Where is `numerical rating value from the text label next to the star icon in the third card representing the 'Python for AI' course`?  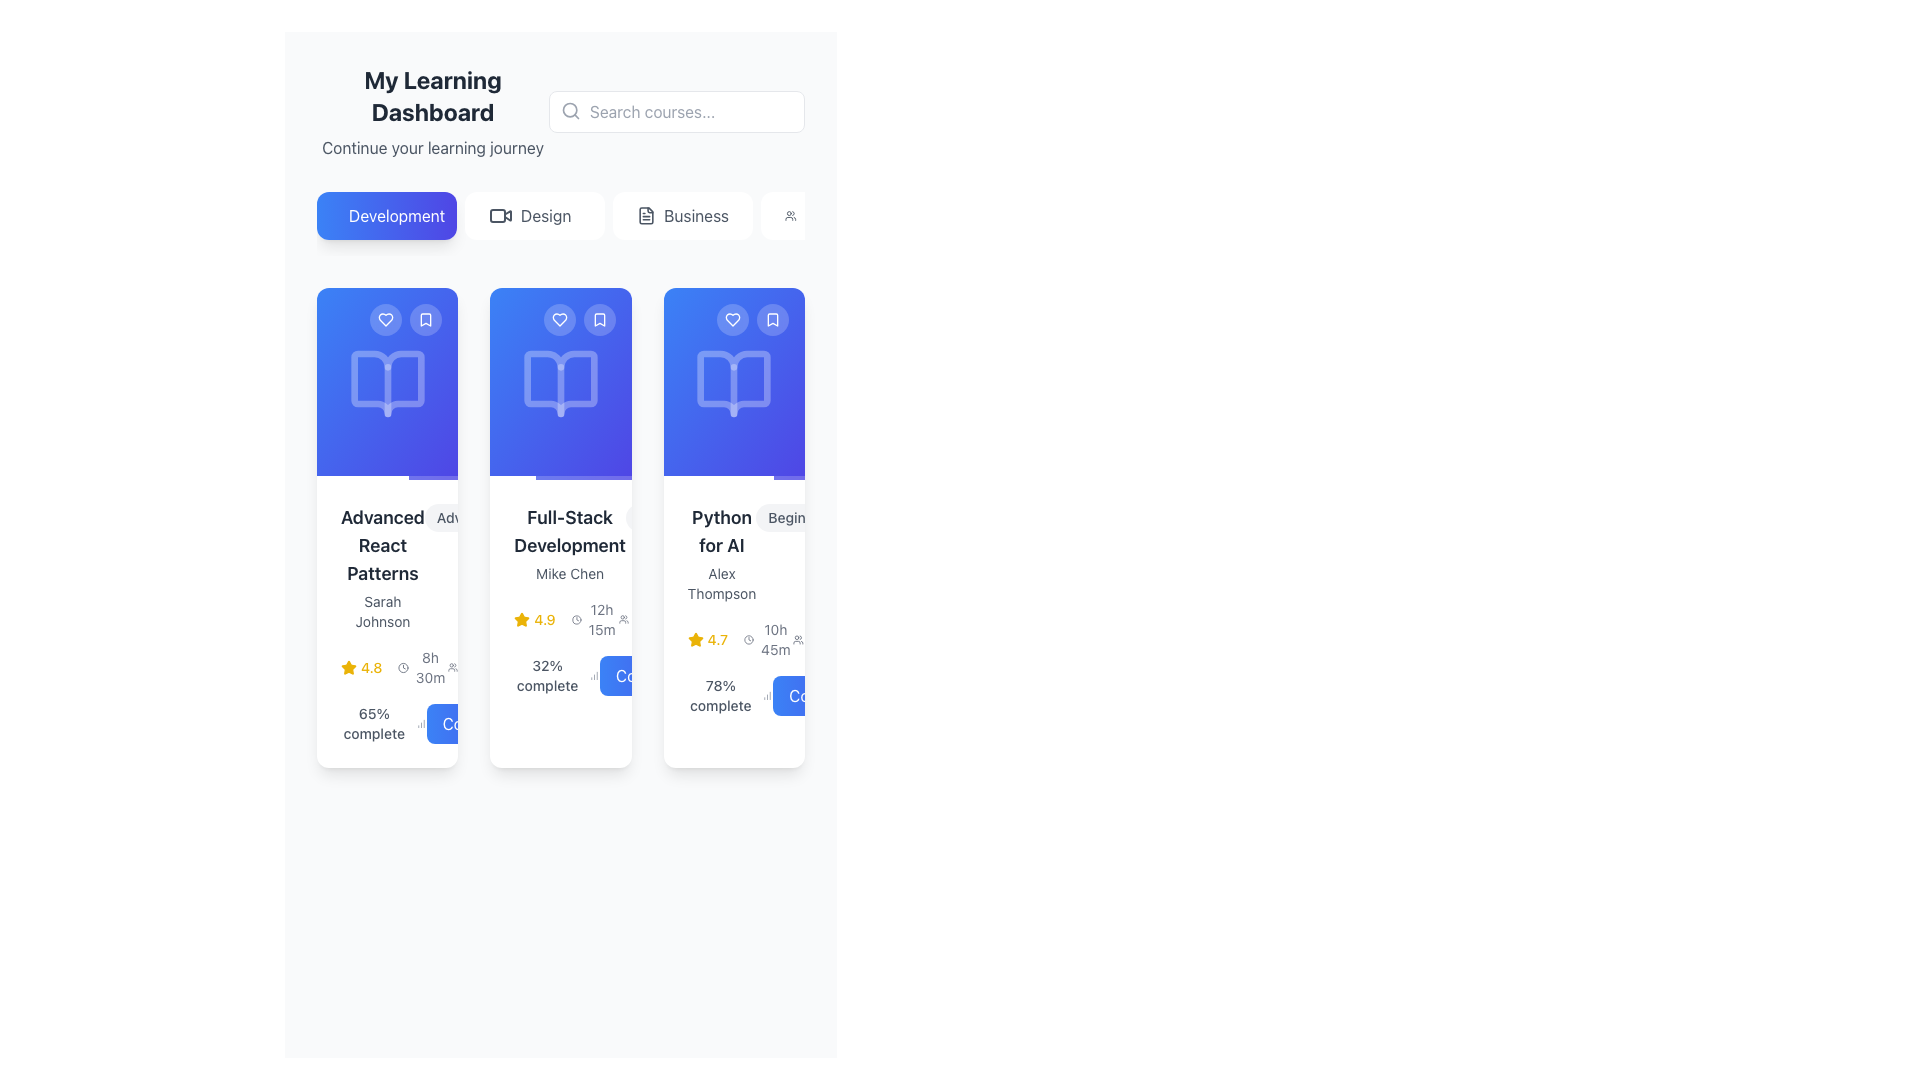 numerical rating value from the text label next to the star icon in the third card representing the 'Python for AI' course is located at coordinates (717, 640).